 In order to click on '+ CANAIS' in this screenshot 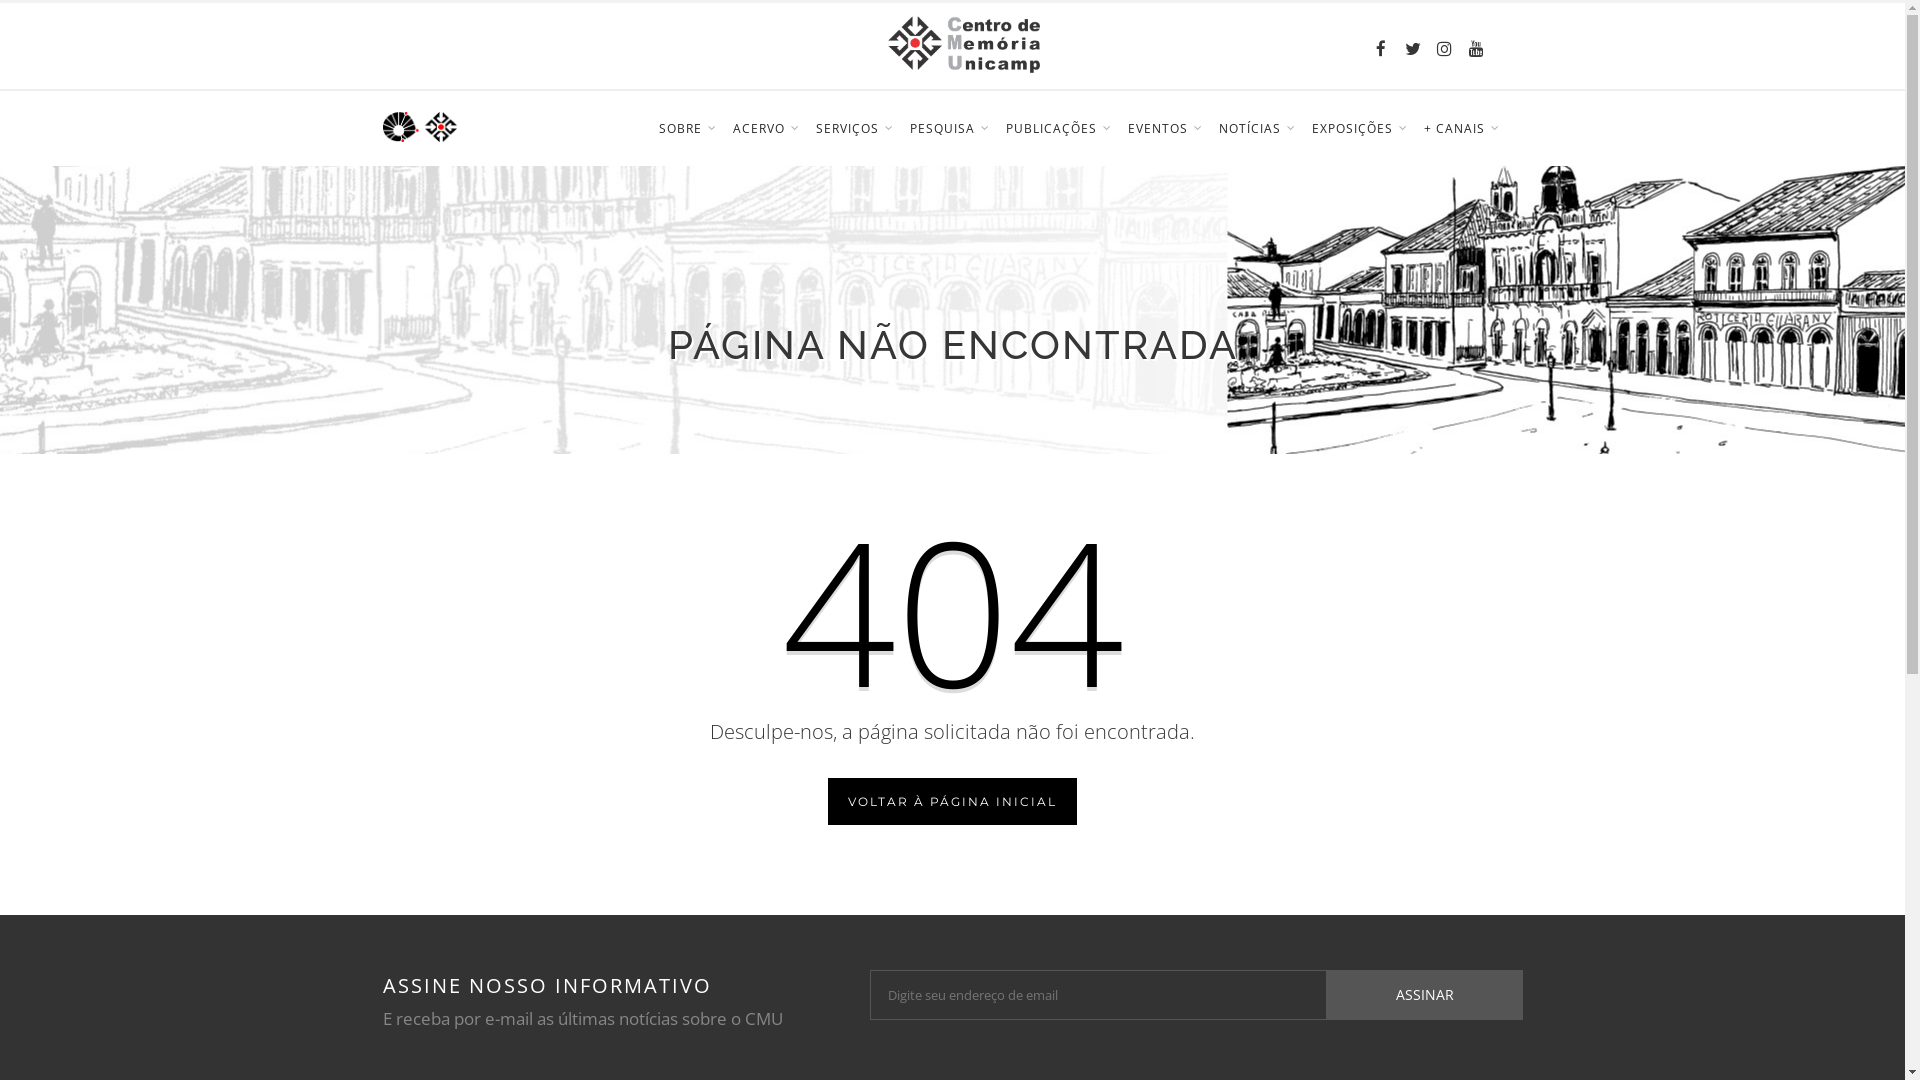, I will do `click(1462, 128)`.